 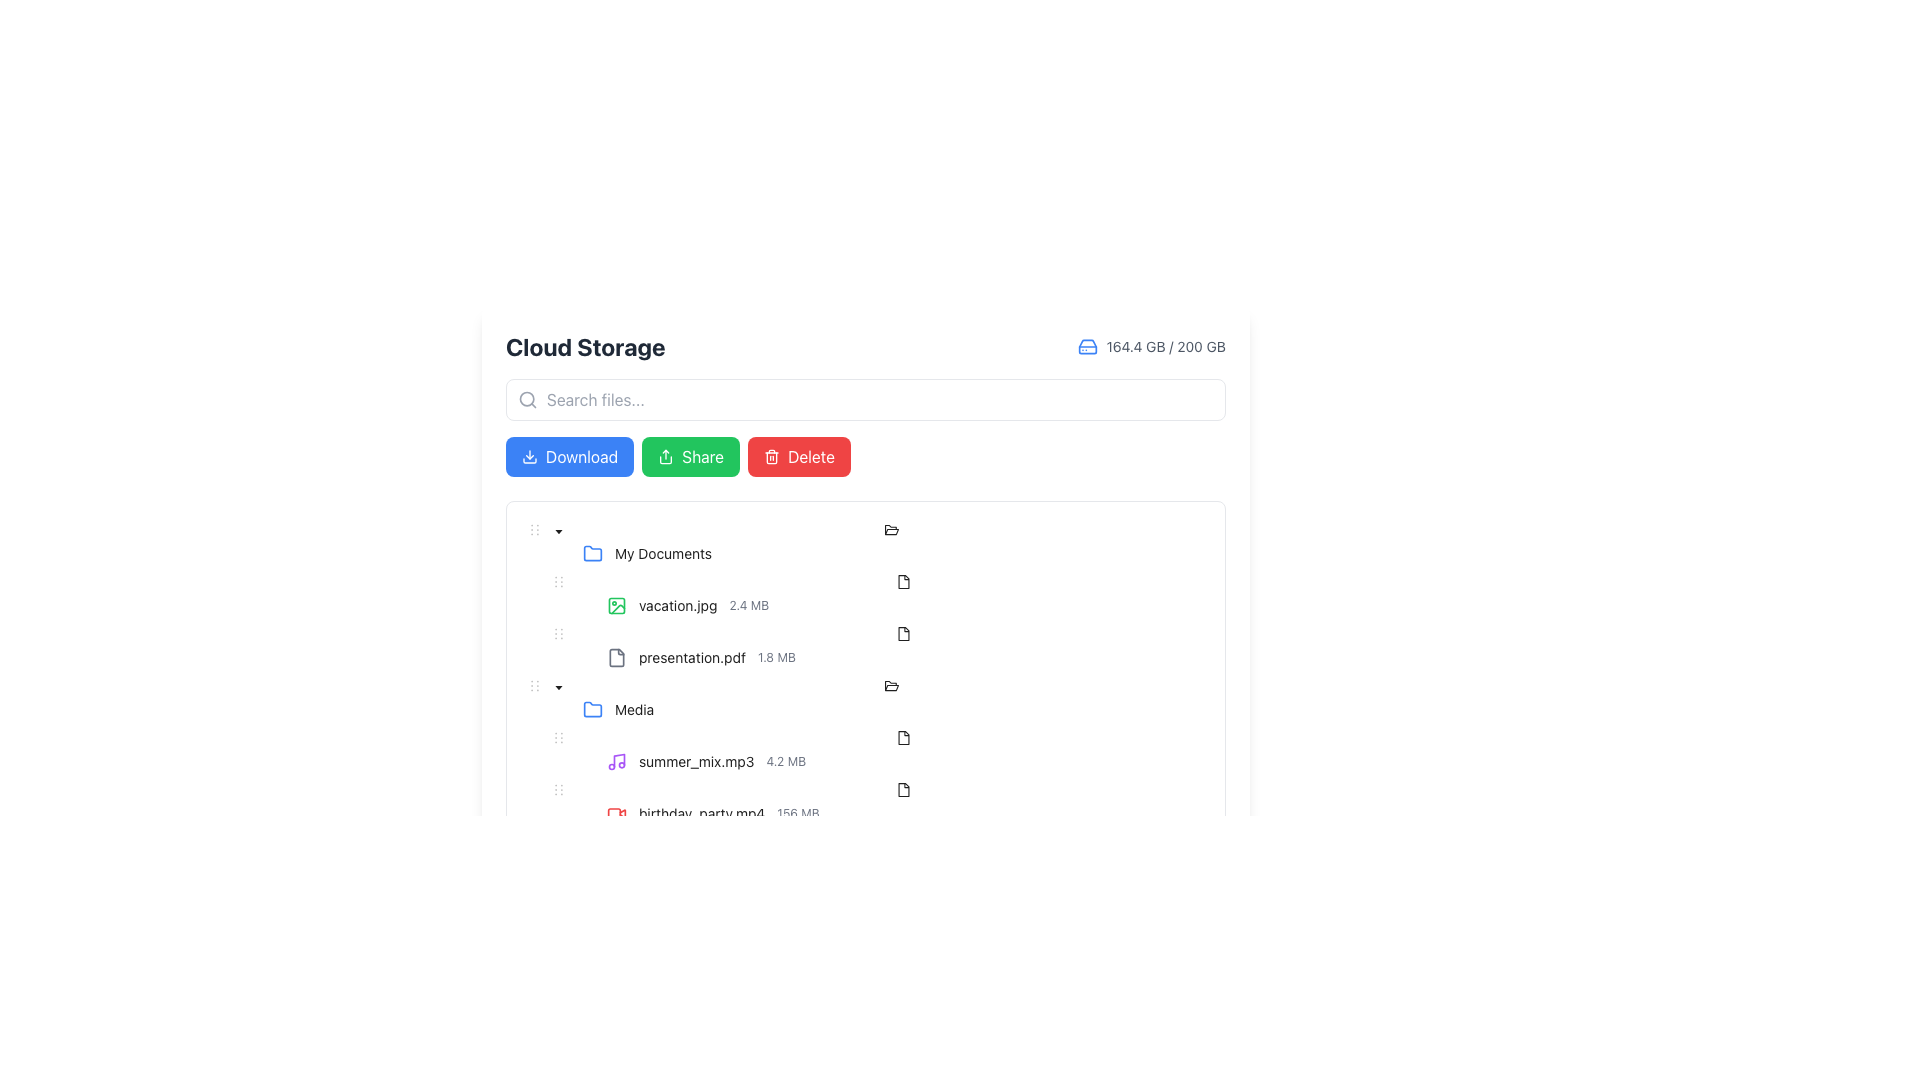 I want to click on the red 'Delete' button with a trash can icon, so click(x=798, y=456).